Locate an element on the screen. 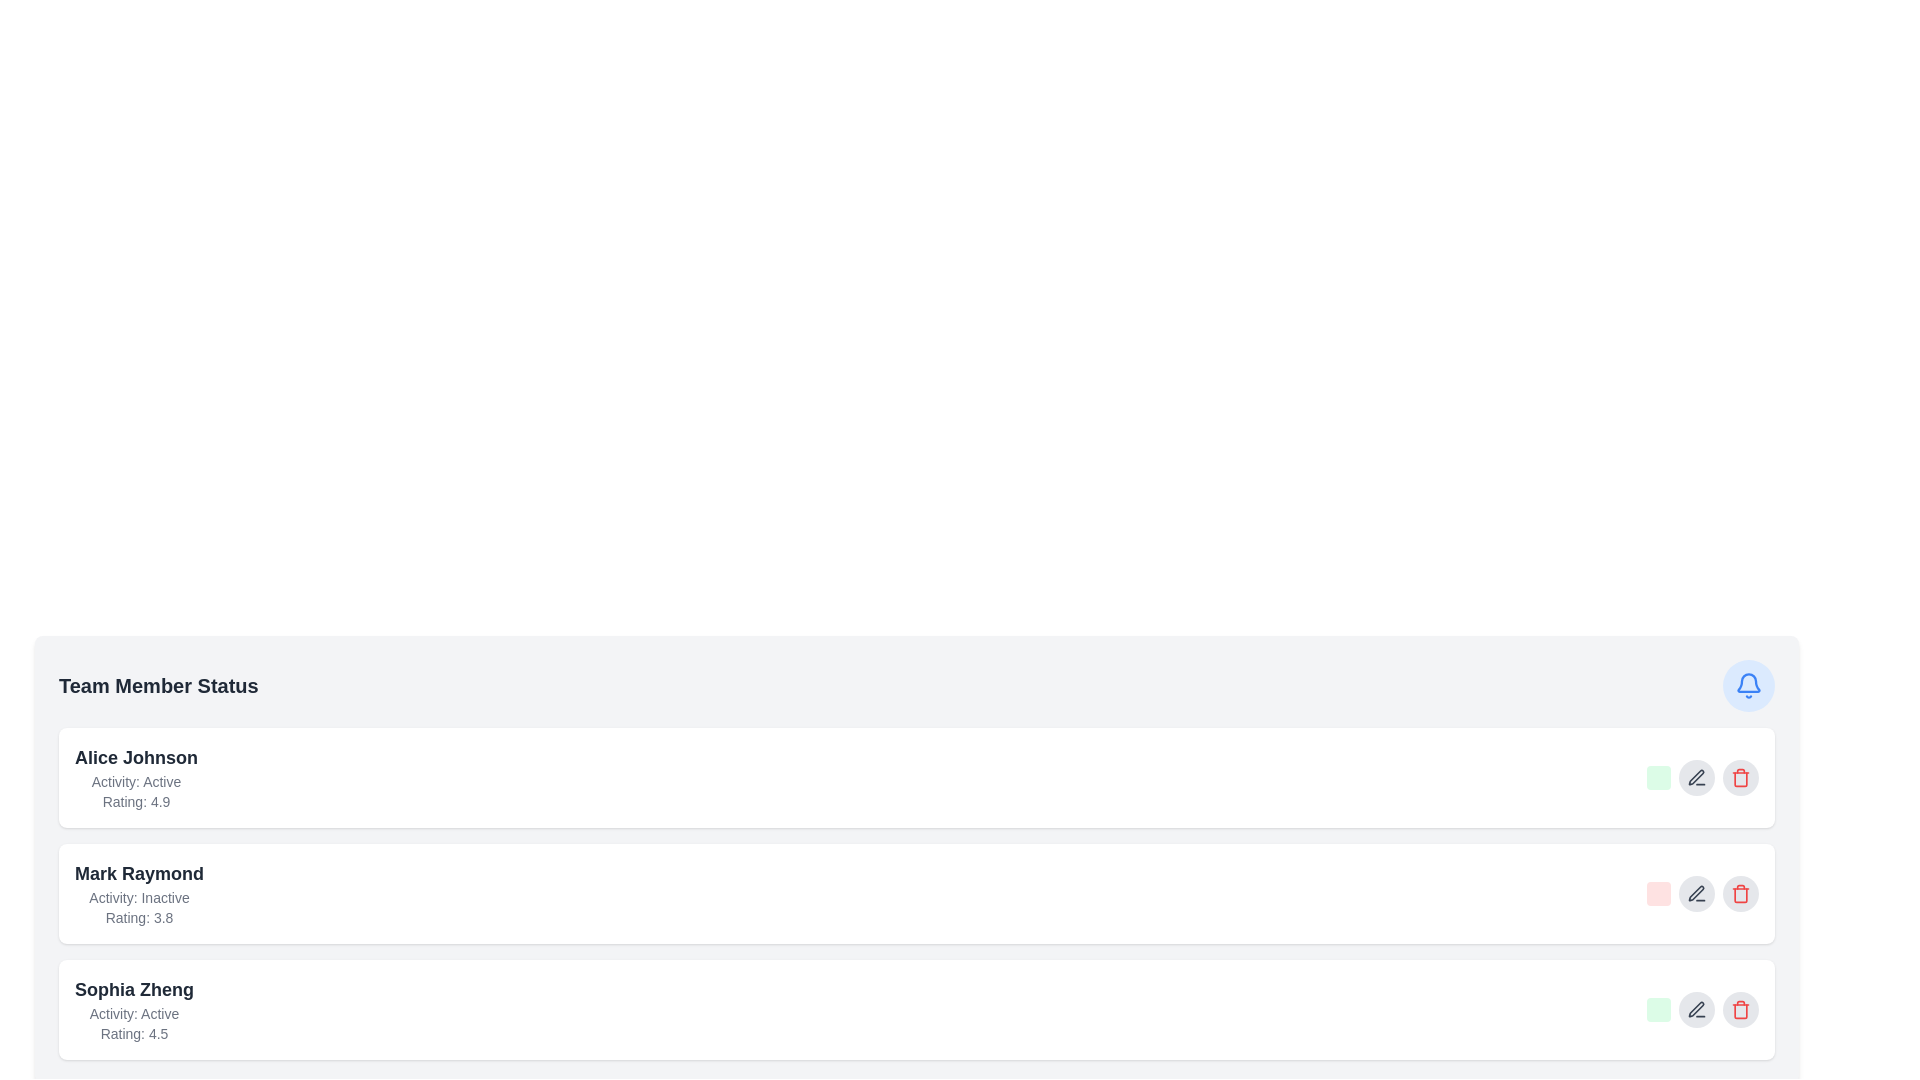  the red square badge with rounded edges that indicates 'Inactive' status, located in the row of status-related features for a team member is located at coordinates (1659, 893).